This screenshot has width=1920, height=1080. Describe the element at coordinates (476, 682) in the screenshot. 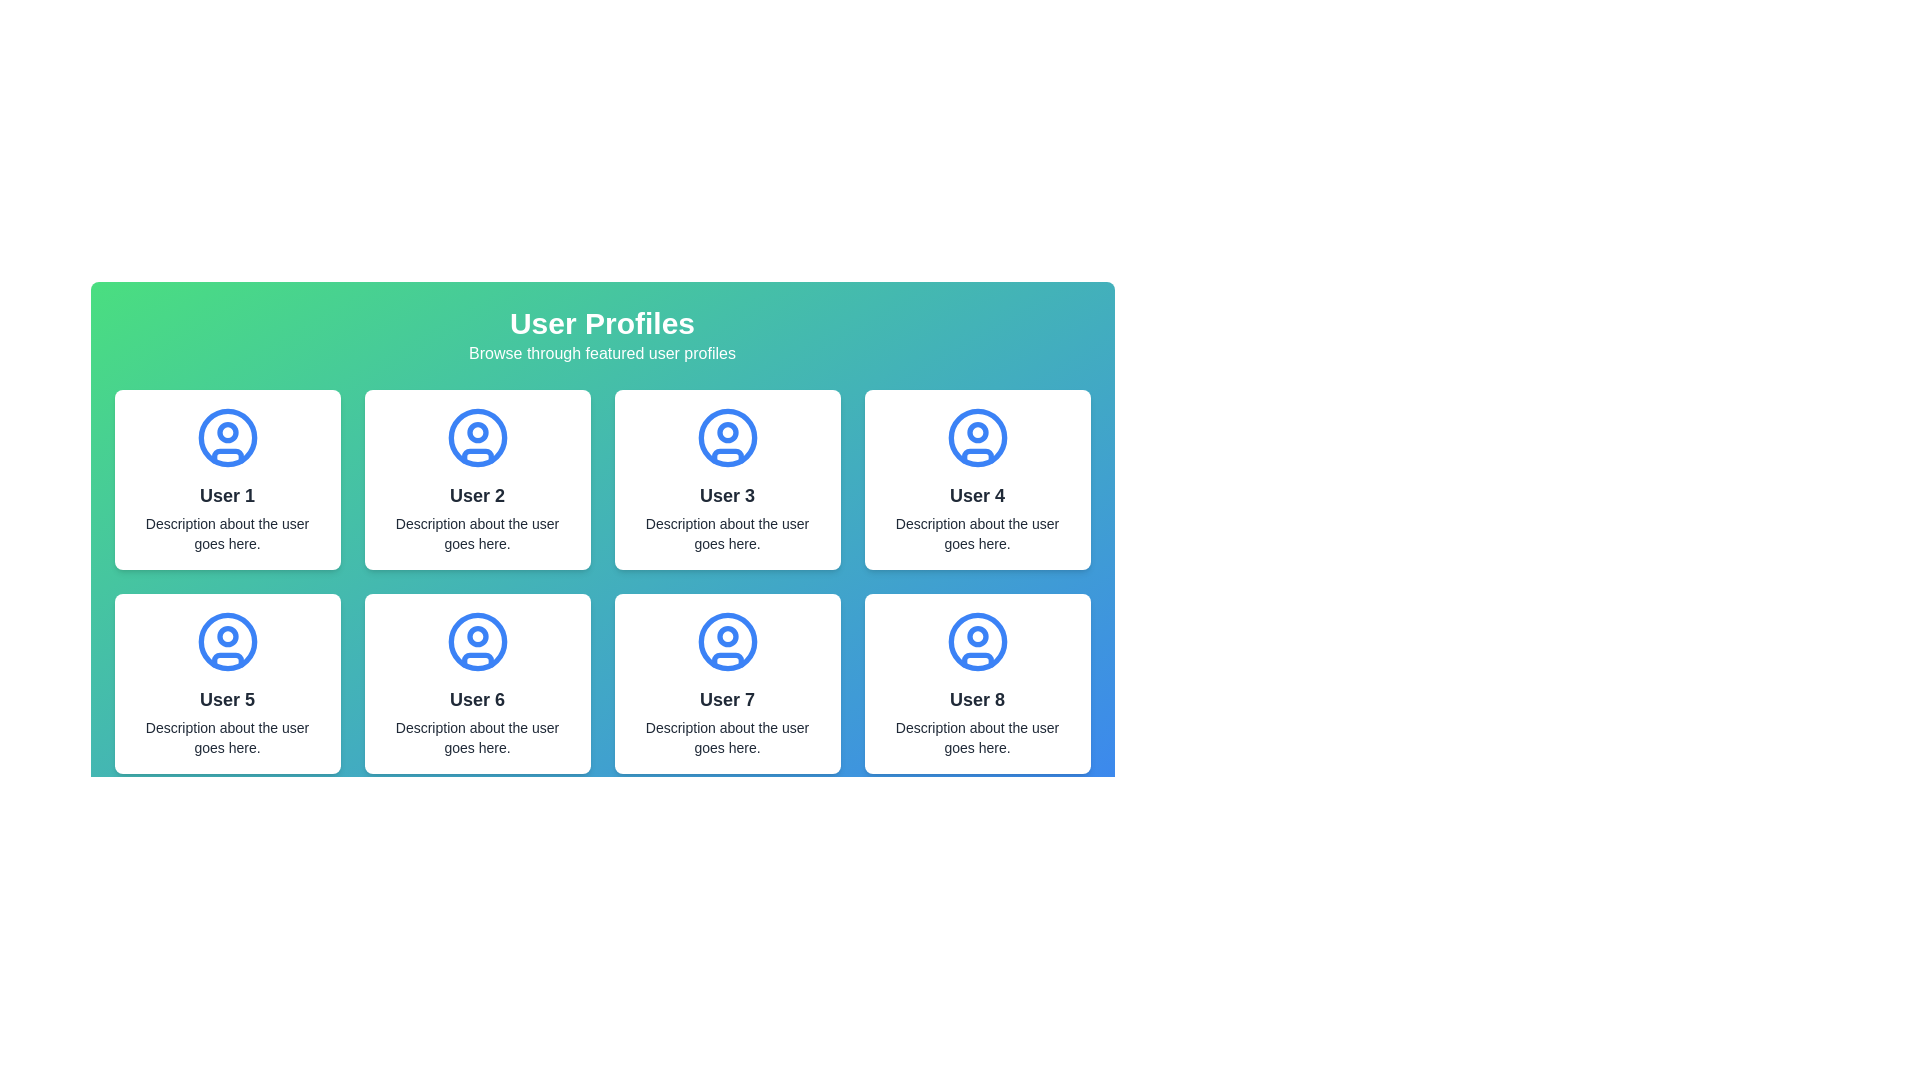

I see `displayed contents of the user profile card located in the second row and second column of the grid layout, beneath 'User 2' and to the left of 'User 7'` at that location.